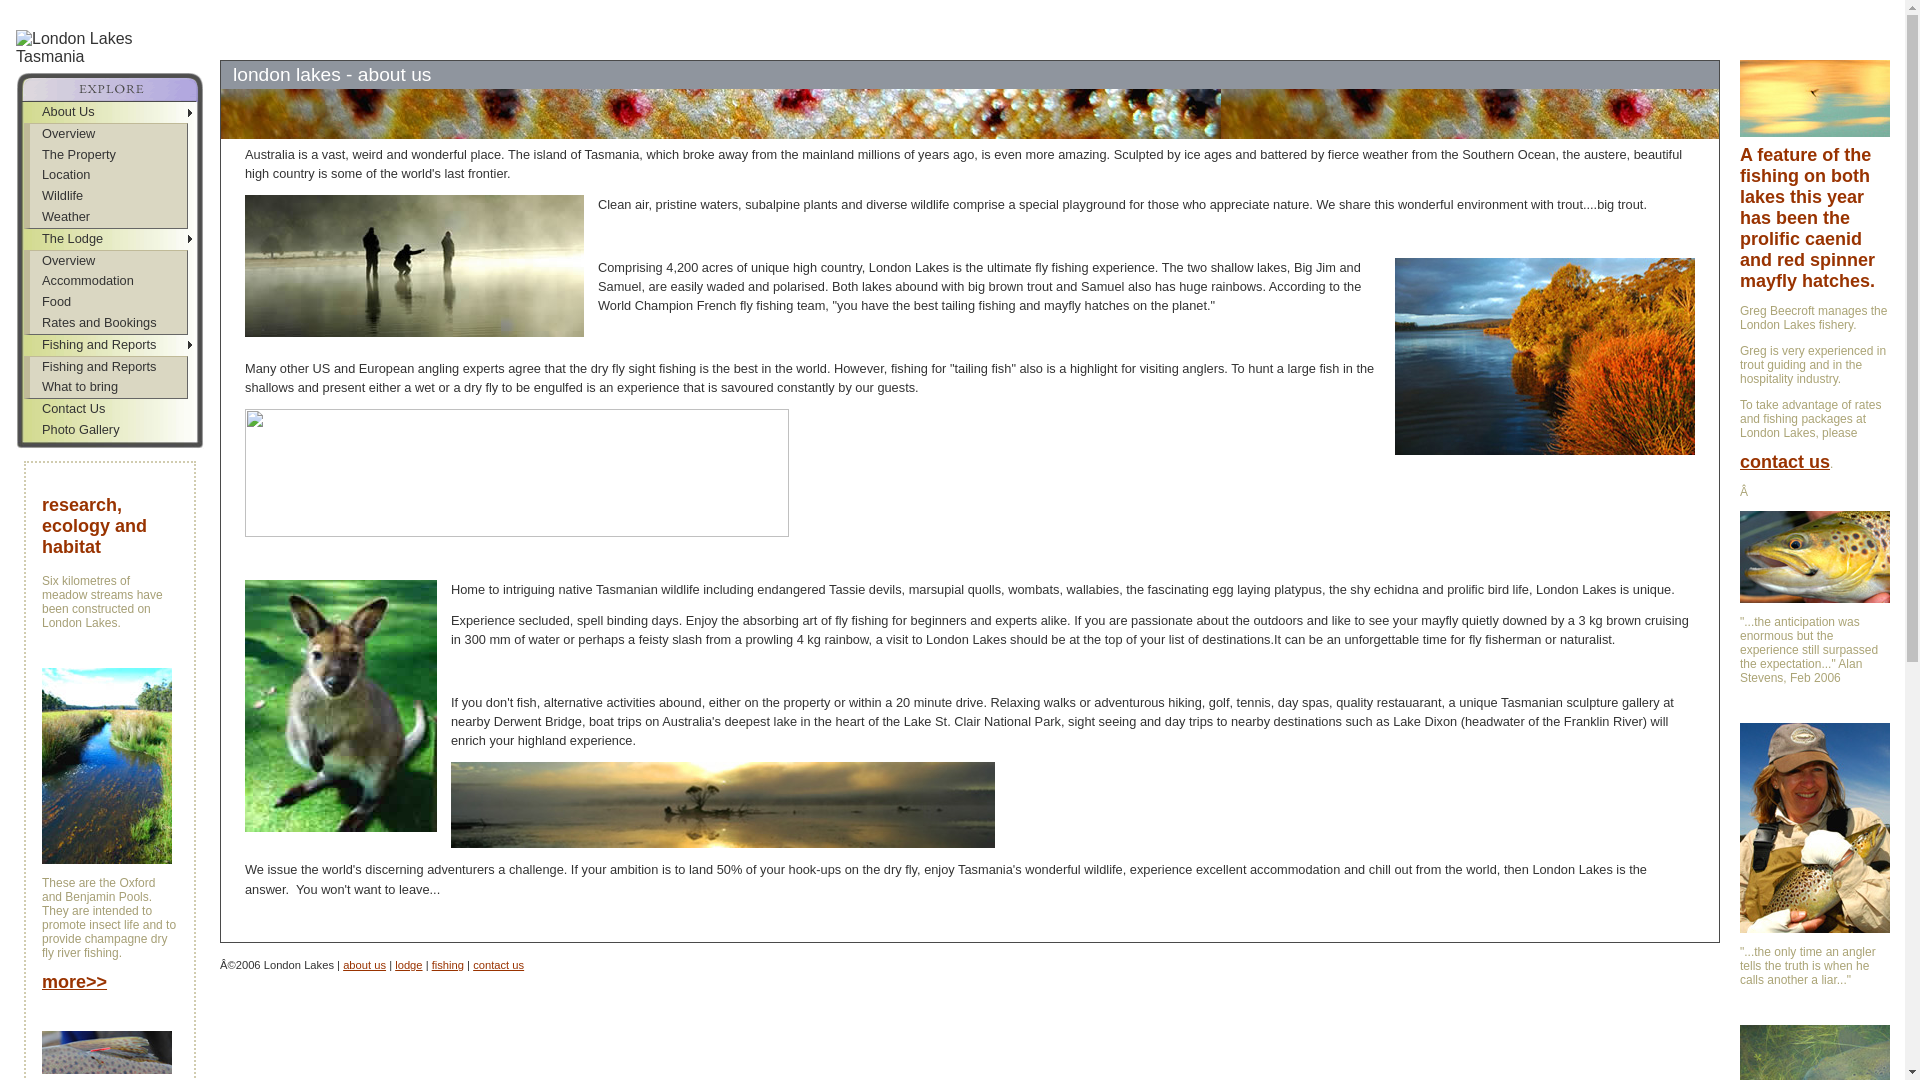  What do you see at coordinates (107, 260) in the screenshot?
I see `'Overview'` at bounding box center [107, 260].